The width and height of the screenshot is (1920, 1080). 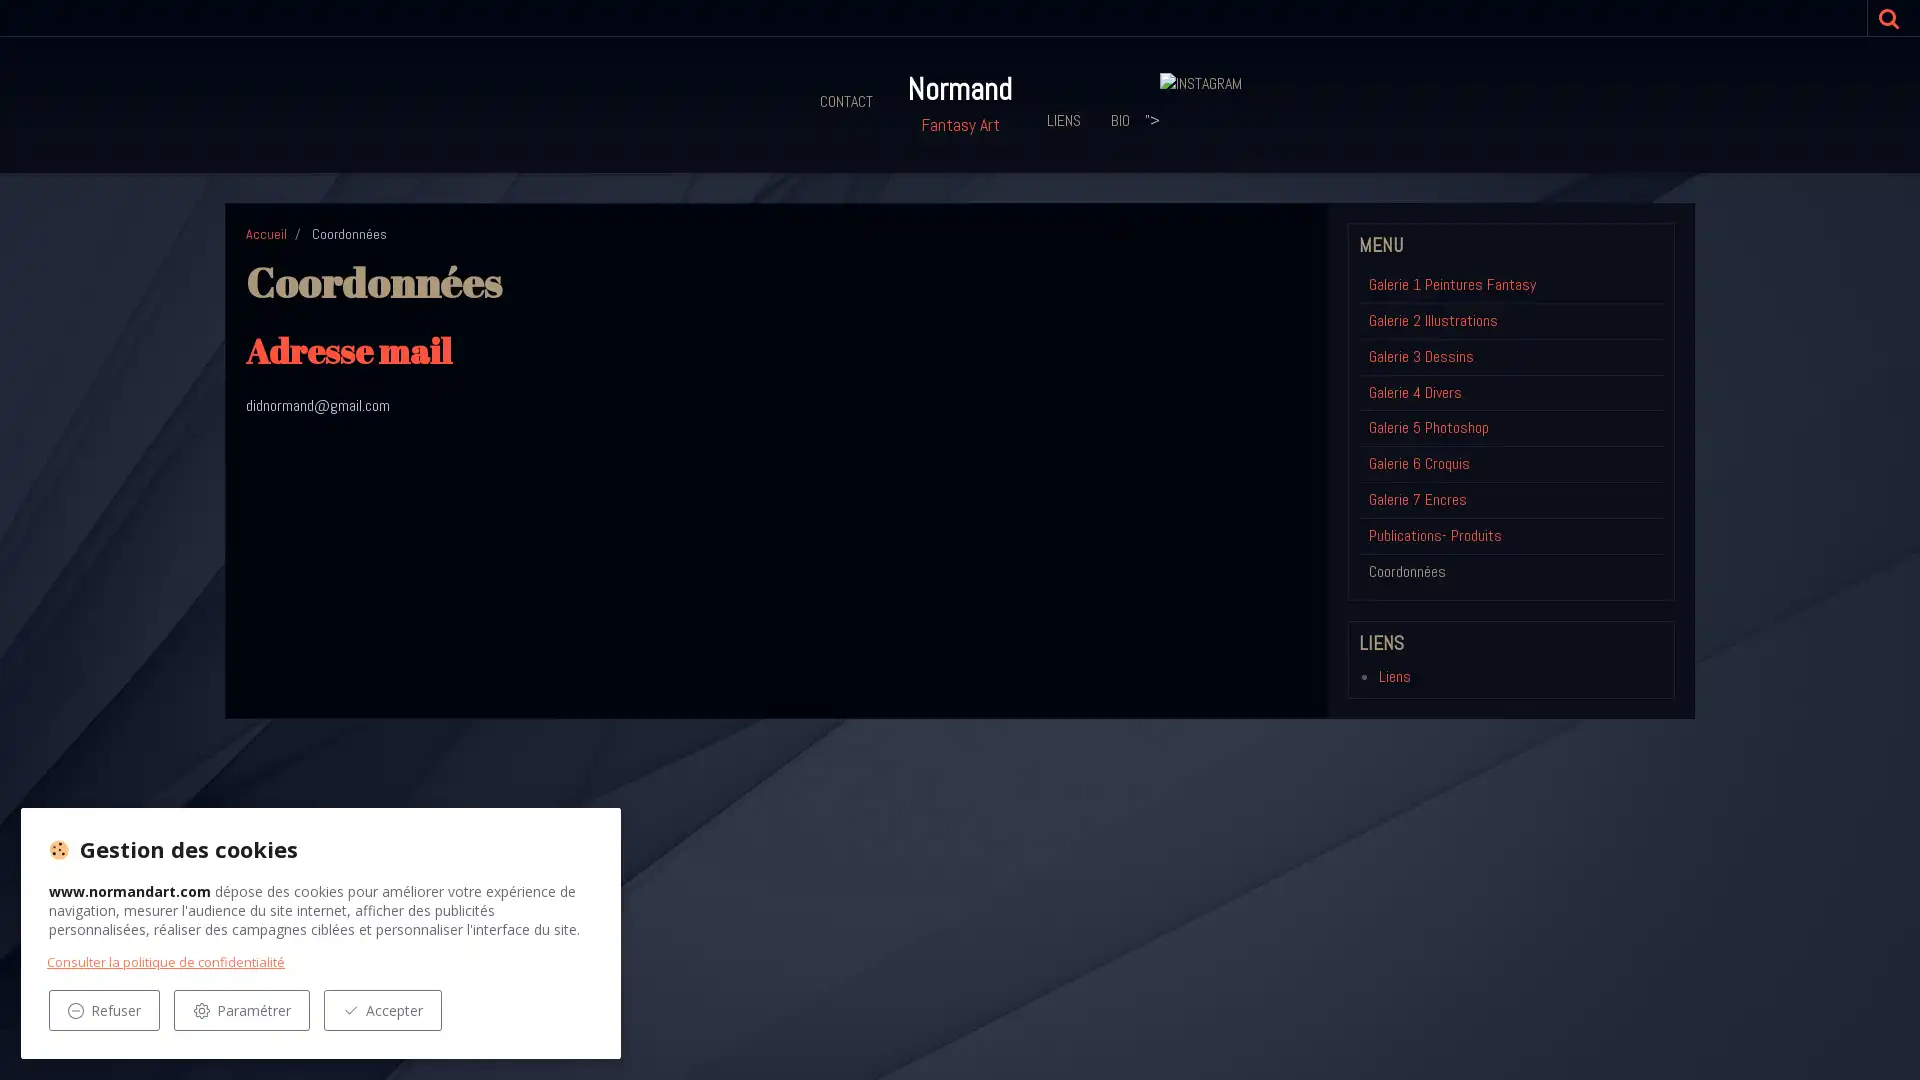 I want to click on Refuser, so click(x=103, y=1010).